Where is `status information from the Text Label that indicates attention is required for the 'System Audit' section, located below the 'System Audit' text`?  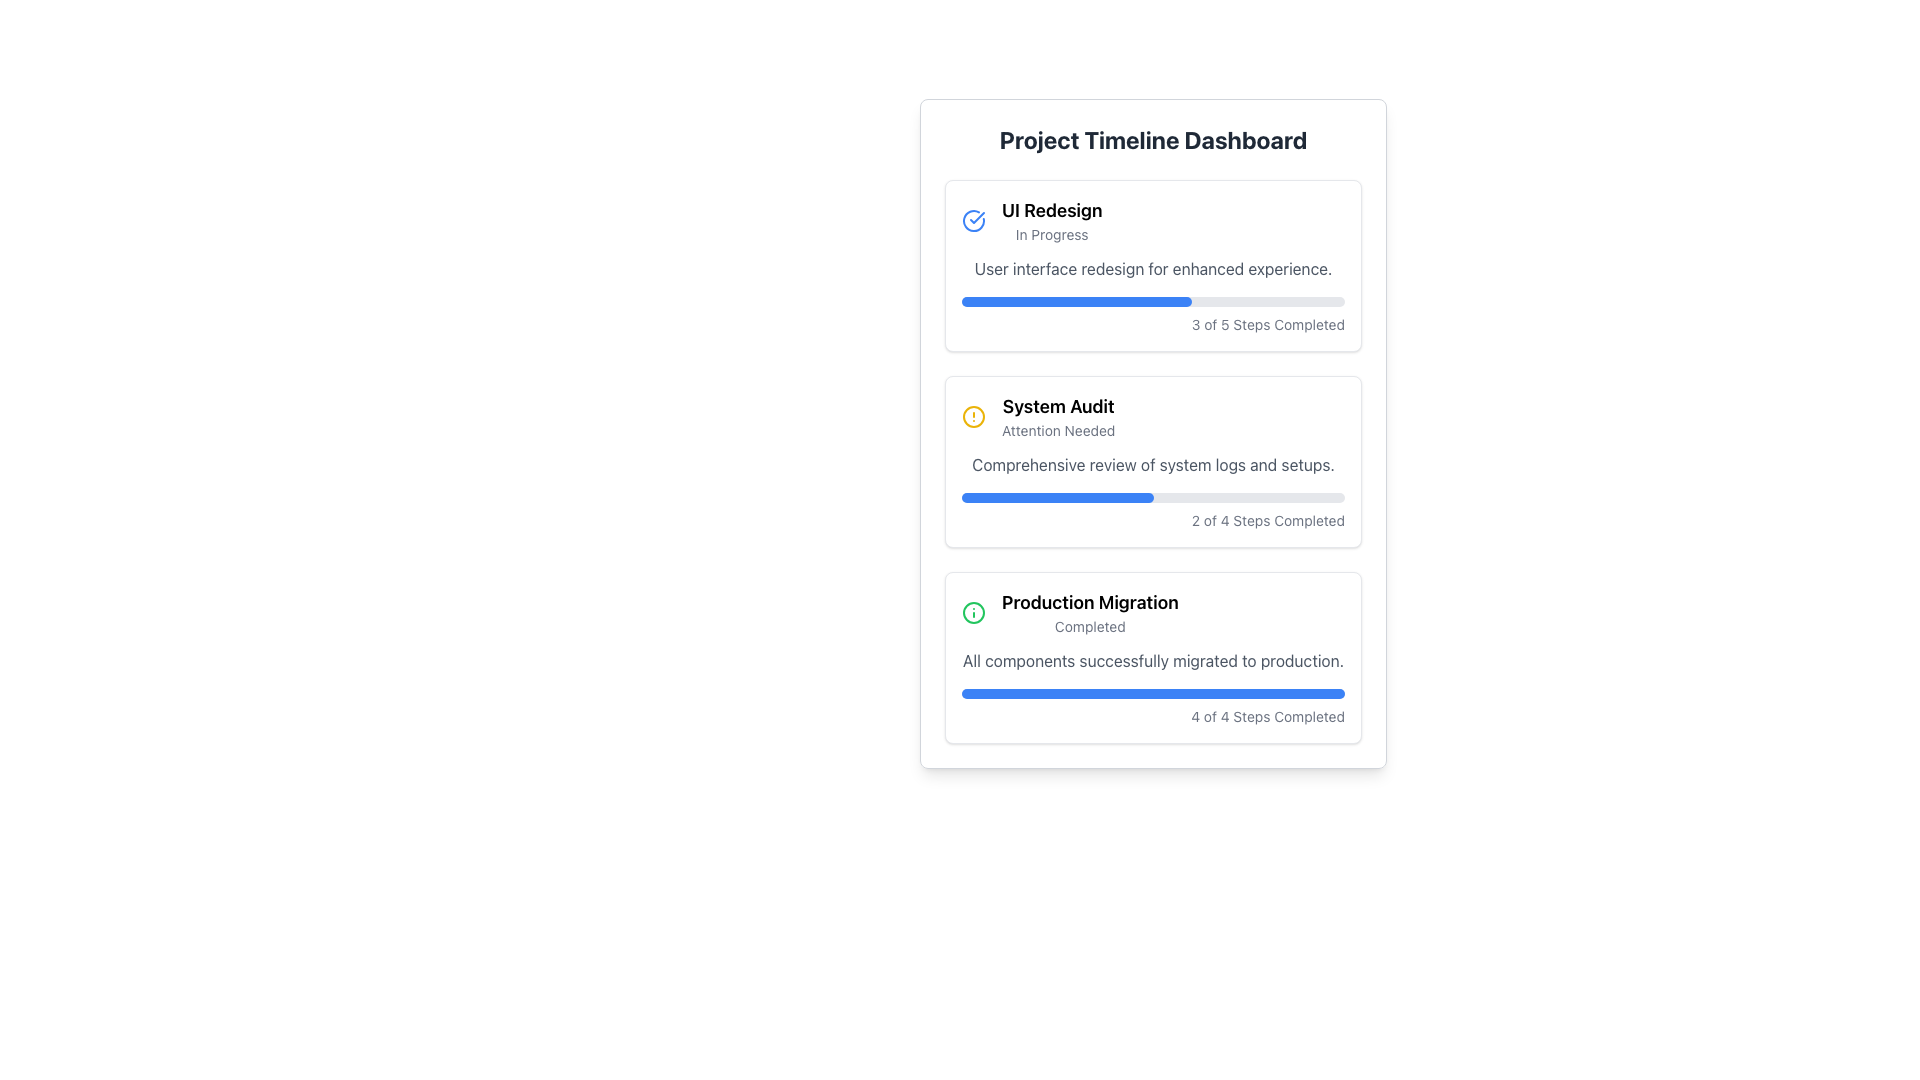 status information from the Text Label that indicates attention is required for the 'System Audit' section, located below the 'System Audit' text is located at coordinates (1057, 430).